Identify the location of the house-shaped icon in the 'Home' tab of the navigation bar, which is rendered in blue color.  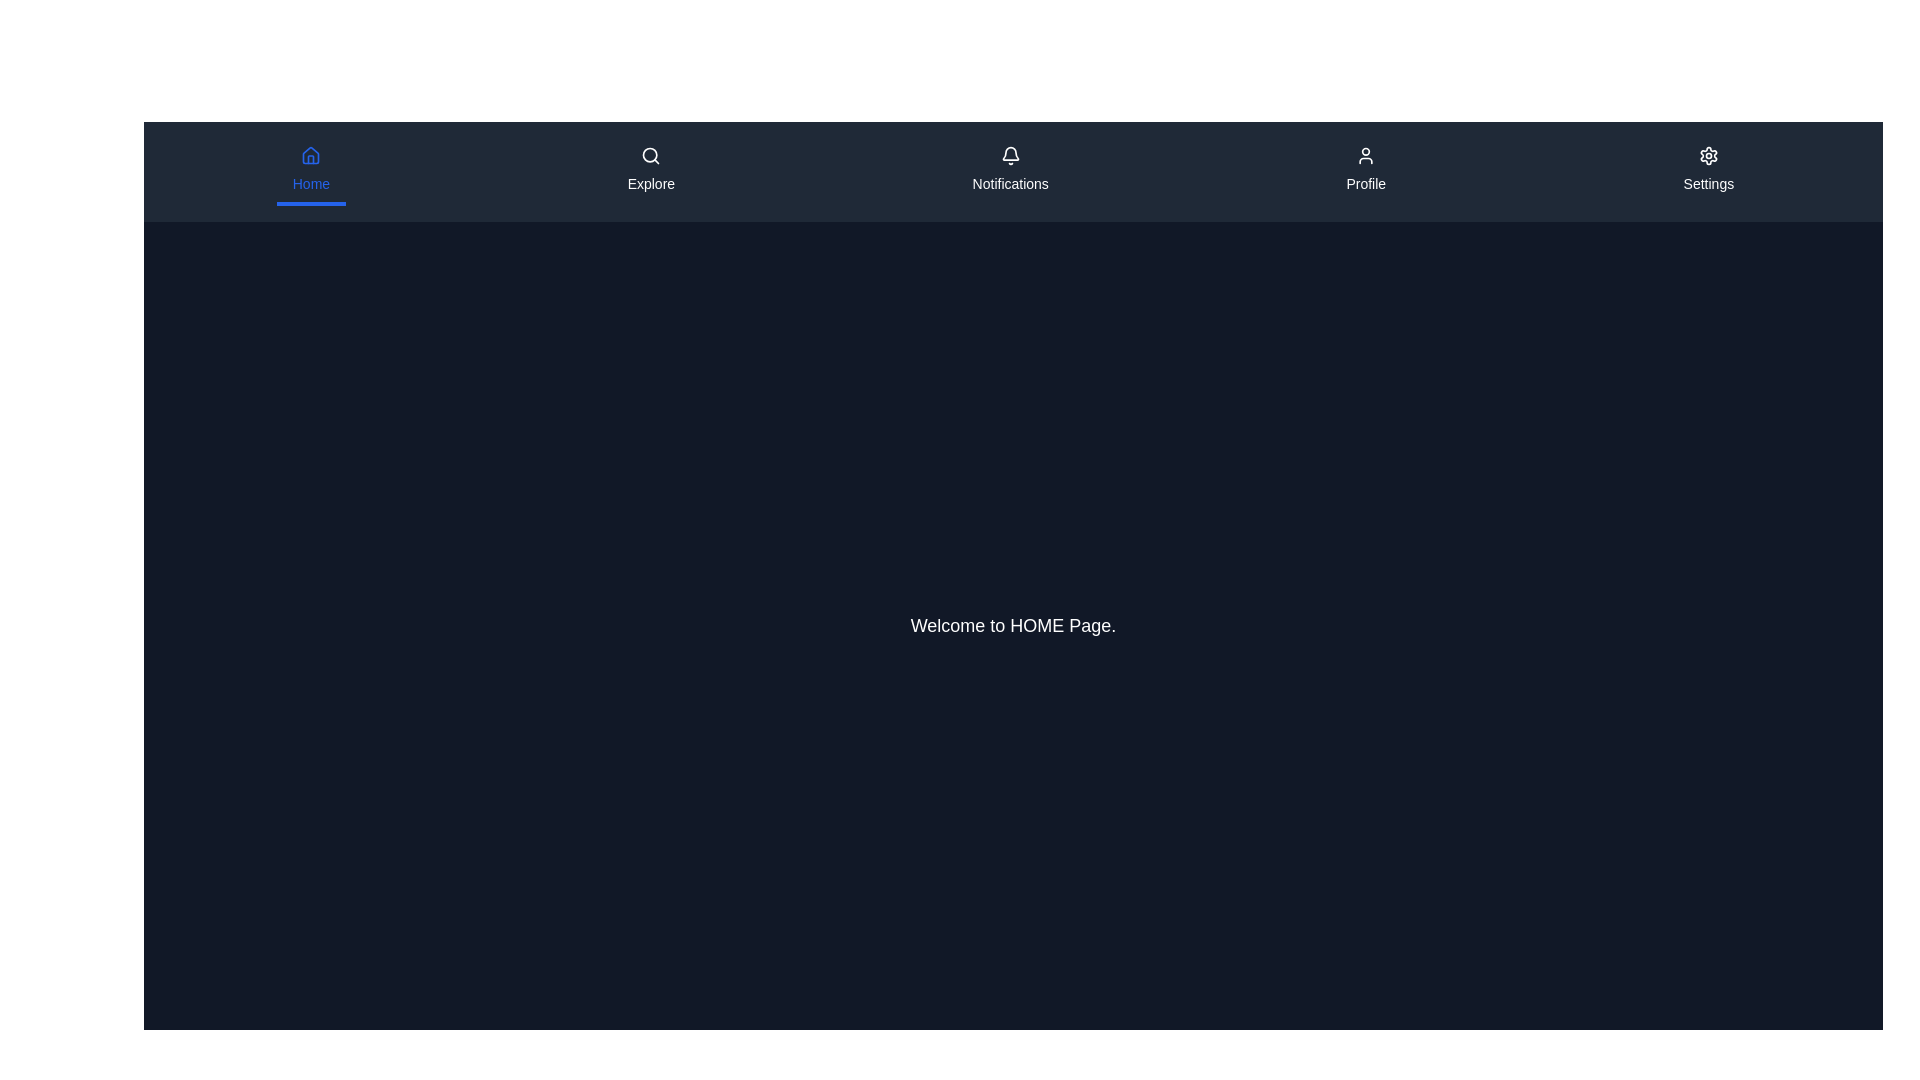
(310, 154).